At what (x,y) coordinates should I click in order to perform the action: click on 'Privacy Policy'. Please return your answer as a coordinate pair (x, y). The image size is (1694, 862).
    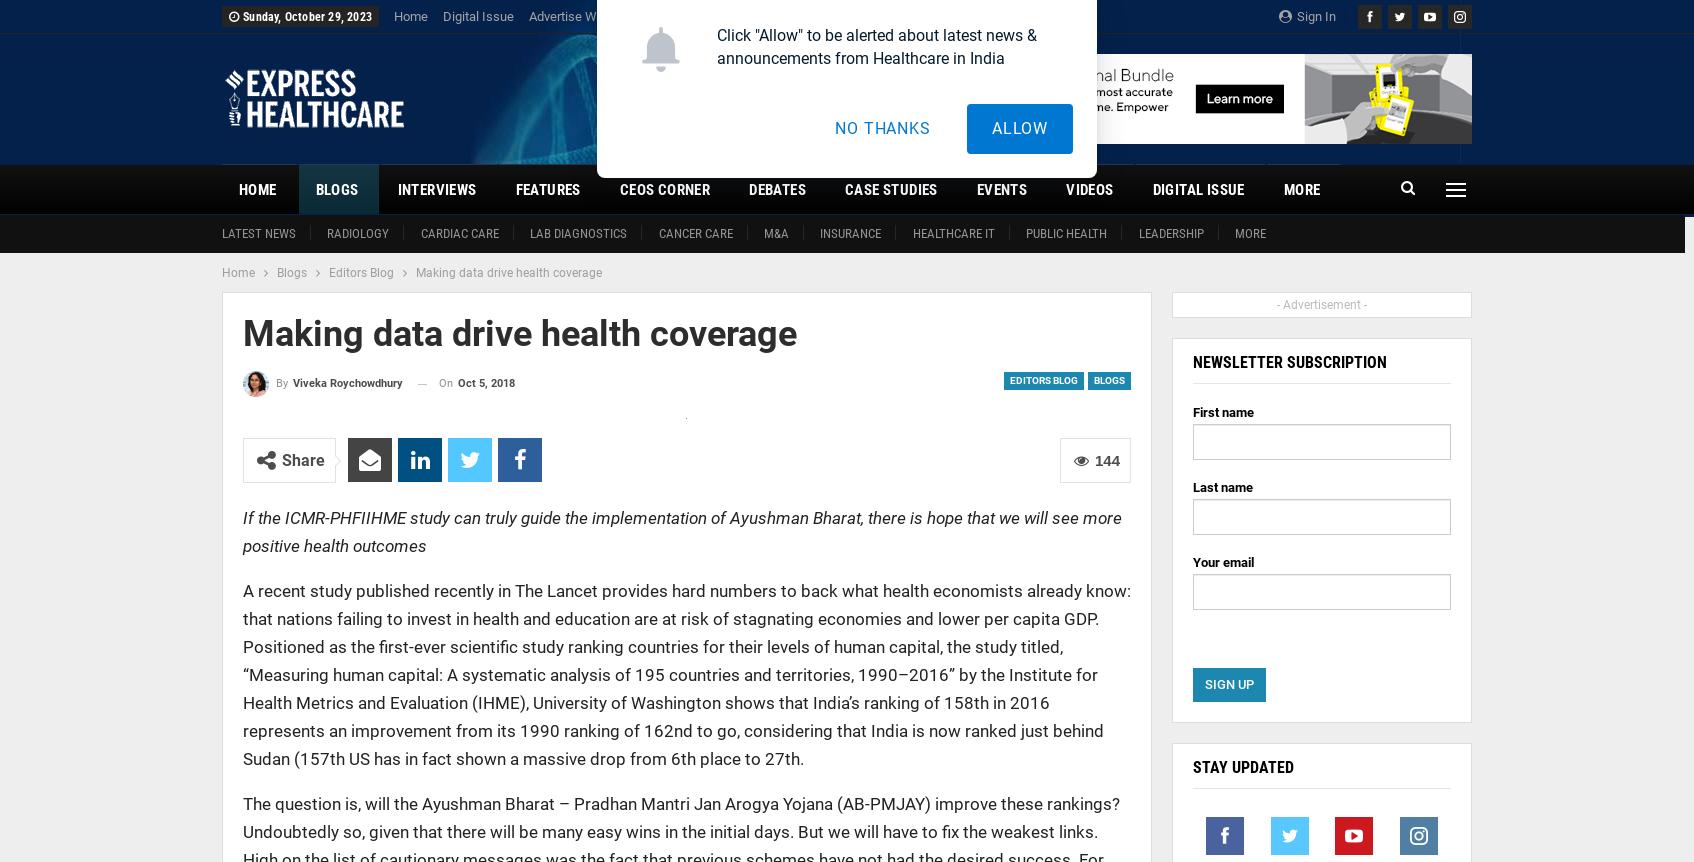
    Looking at the image, I should click on (965, 16).